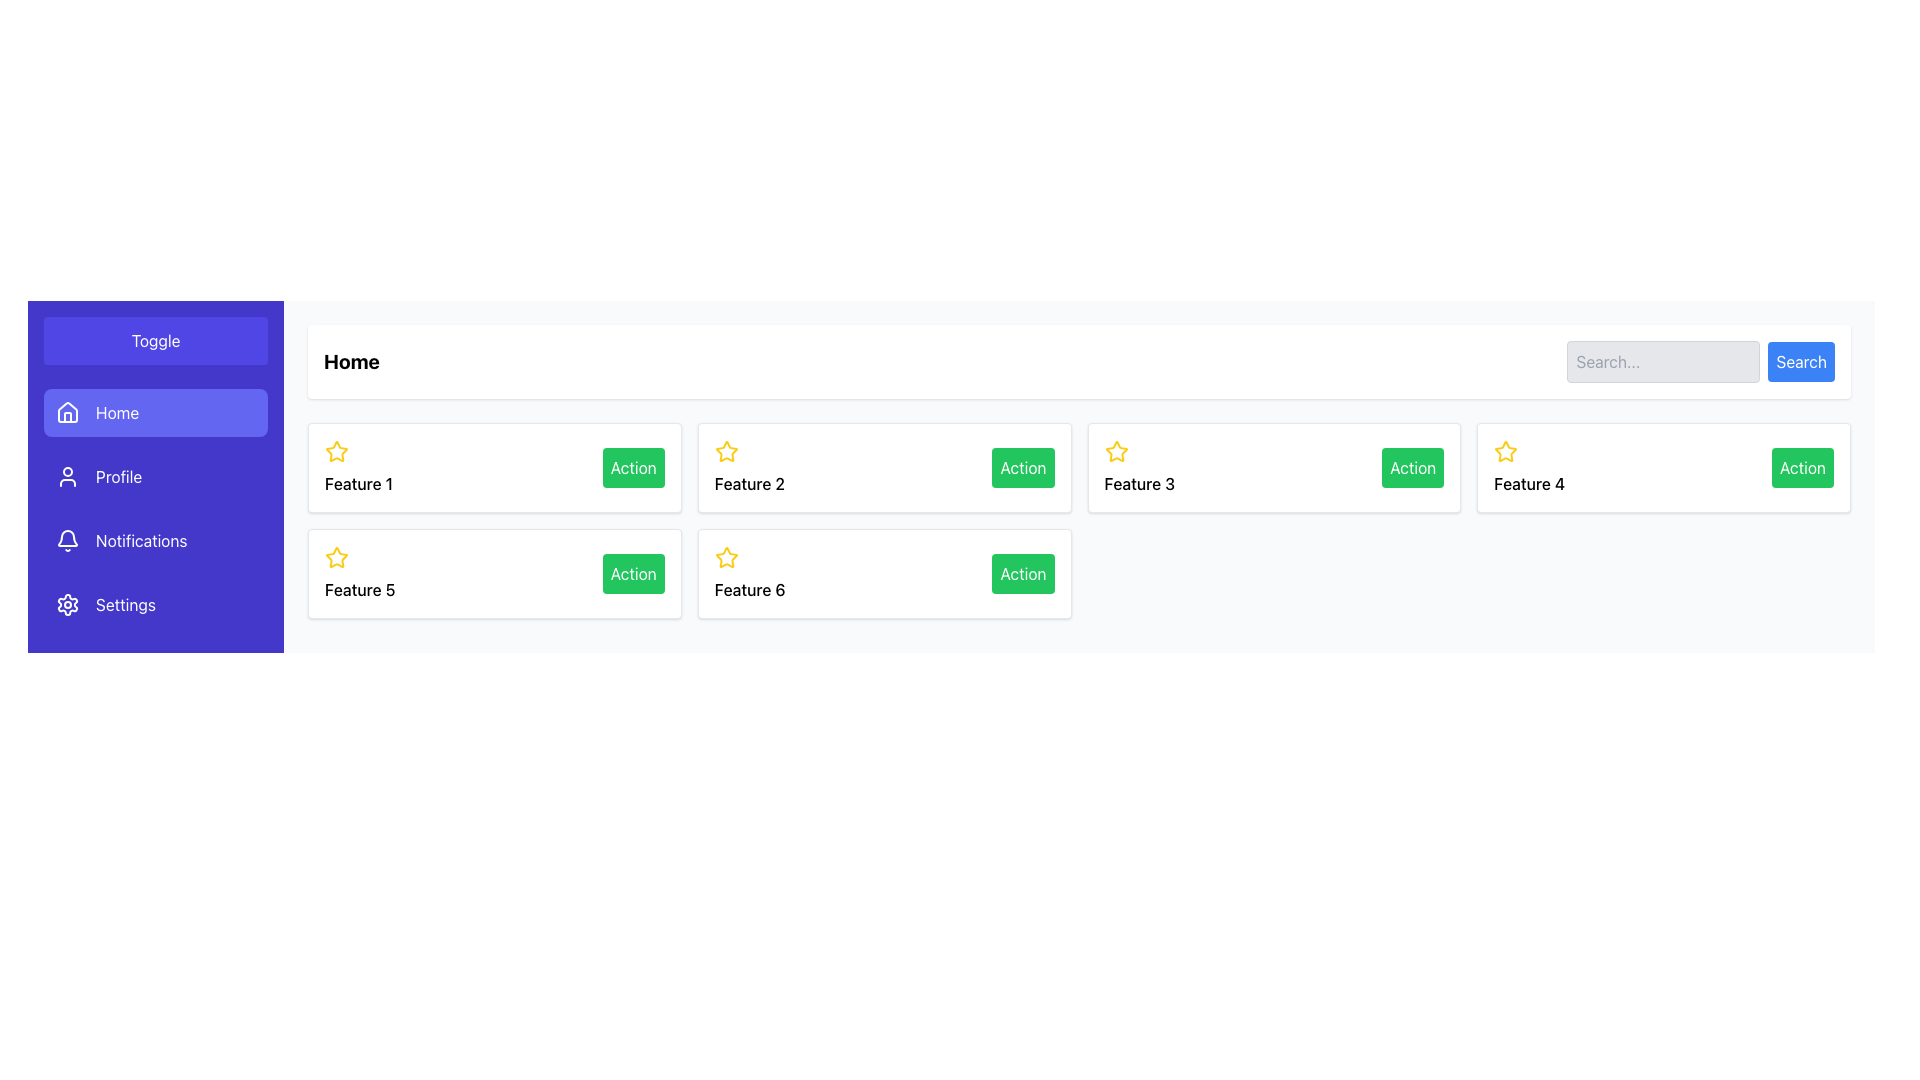 This screenshot has height=1080, width=1920. Describe the element at coordinates (67, 411) in the screenshot. I see `the 'Home' icon located in the left navigation bar, which serves as a navigational aid` at that location.